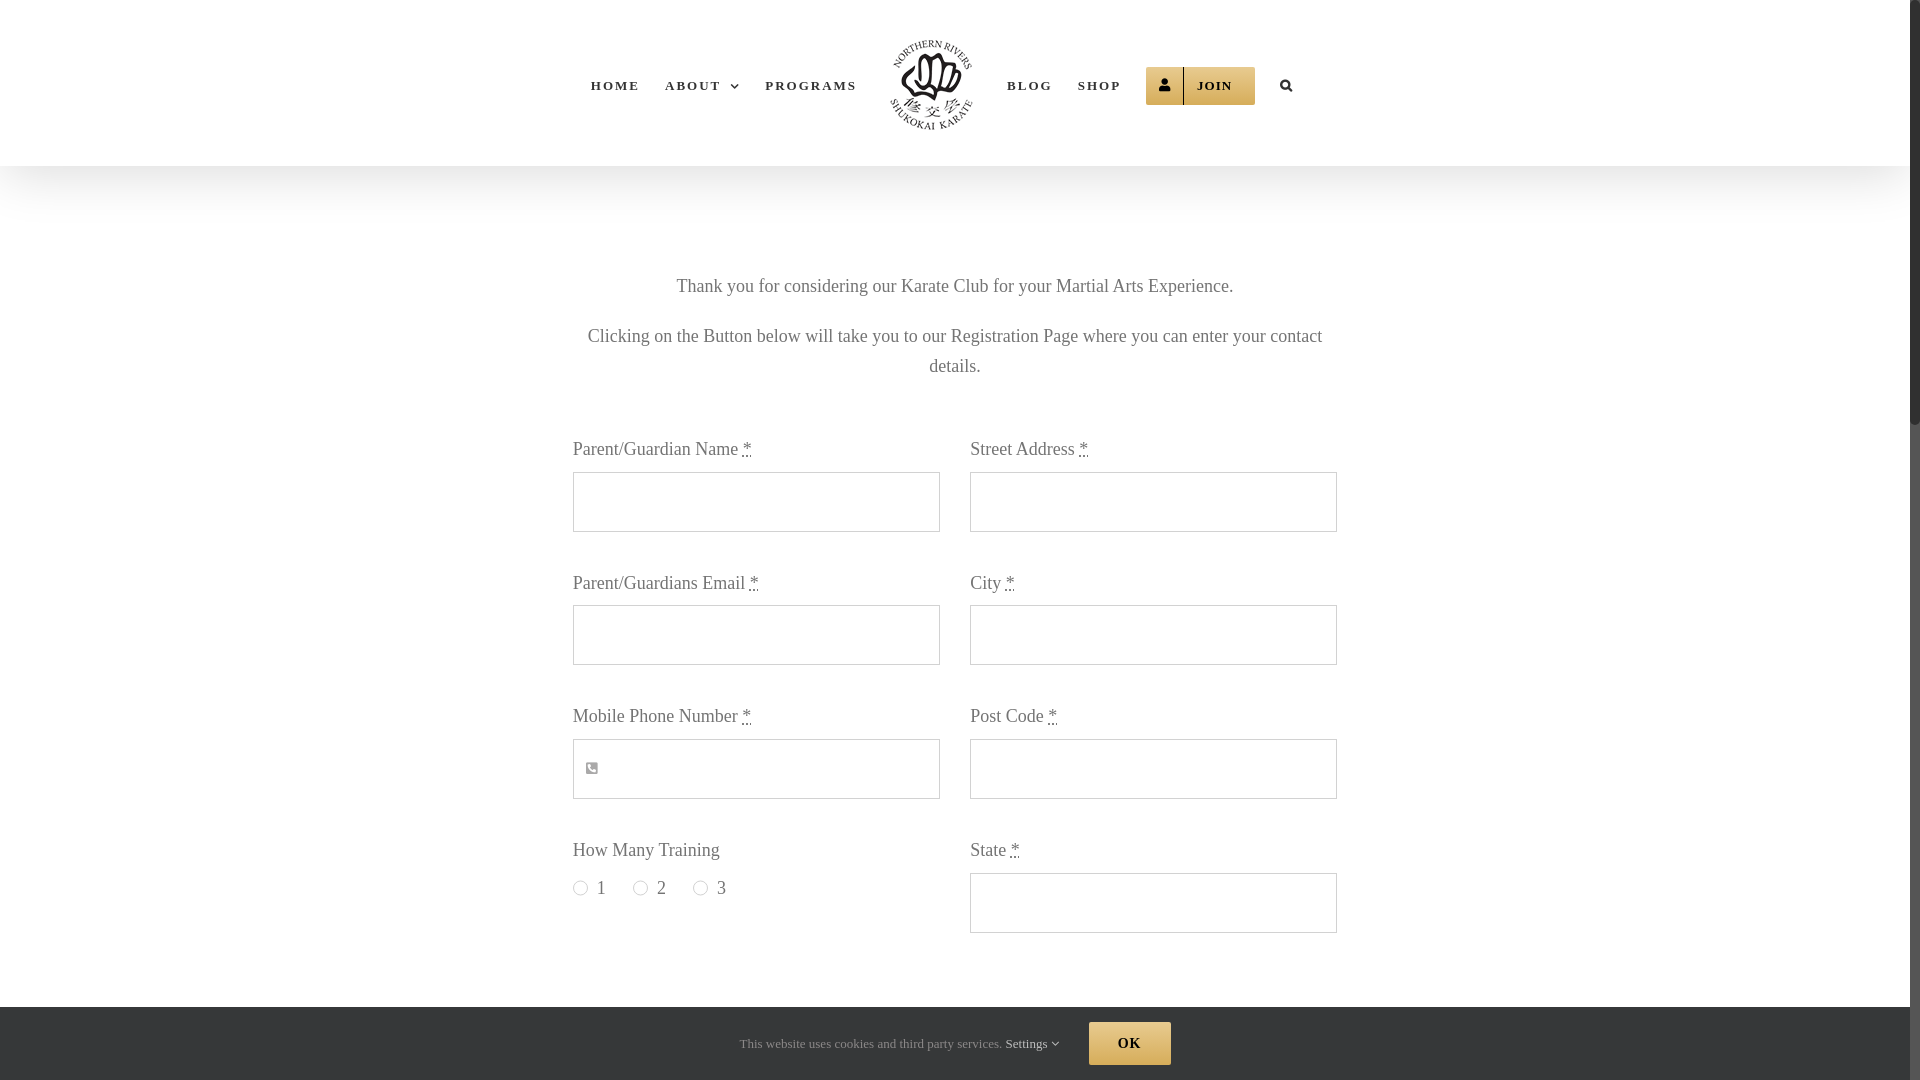 Image resolution: width=1920 pixels, height=1080 pixels. What do you see at coordinates (811, 82) in the screenshot?
I see `'PROGRAMS'` at bounding box center [811, 82].